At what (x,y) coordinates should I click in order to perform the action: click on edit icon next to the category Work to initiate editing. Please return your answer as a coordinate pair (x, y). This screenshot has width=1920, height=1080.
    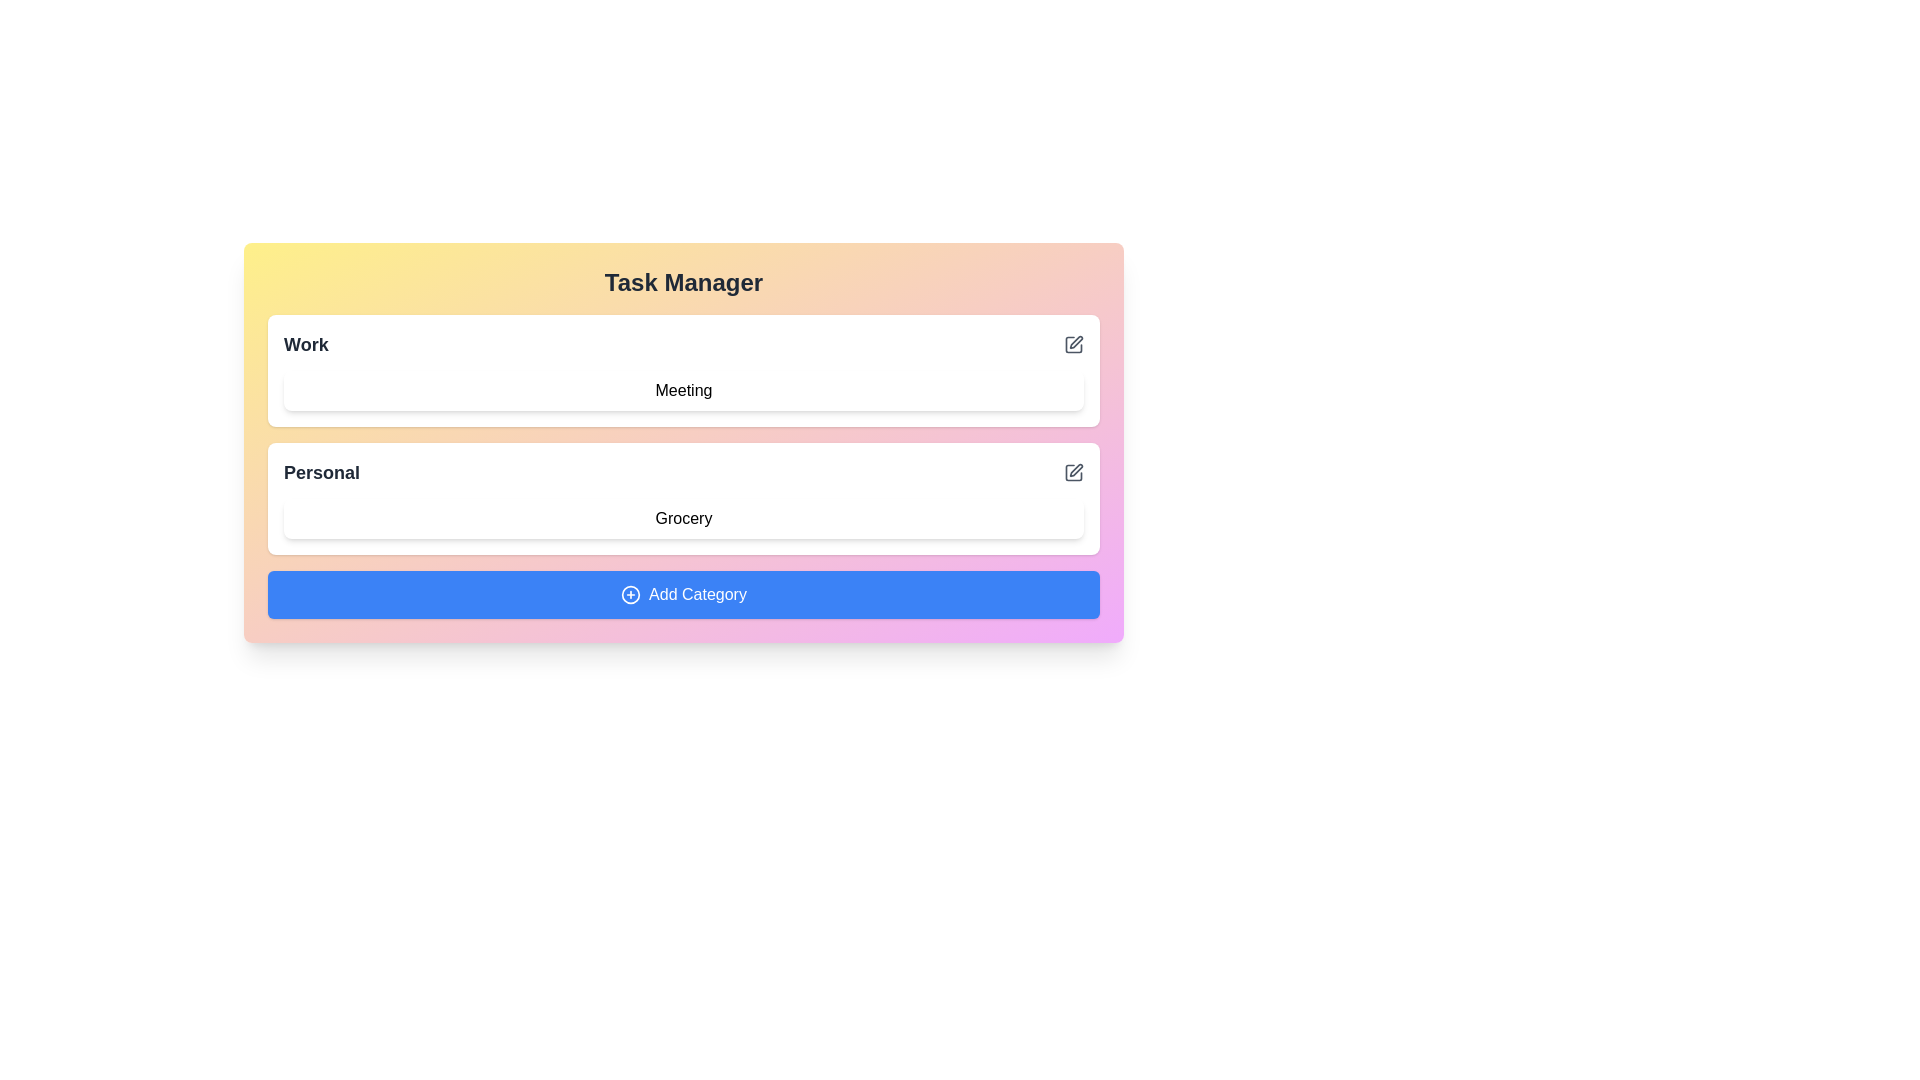
    Looking at the image, I should click on (1073, 343).